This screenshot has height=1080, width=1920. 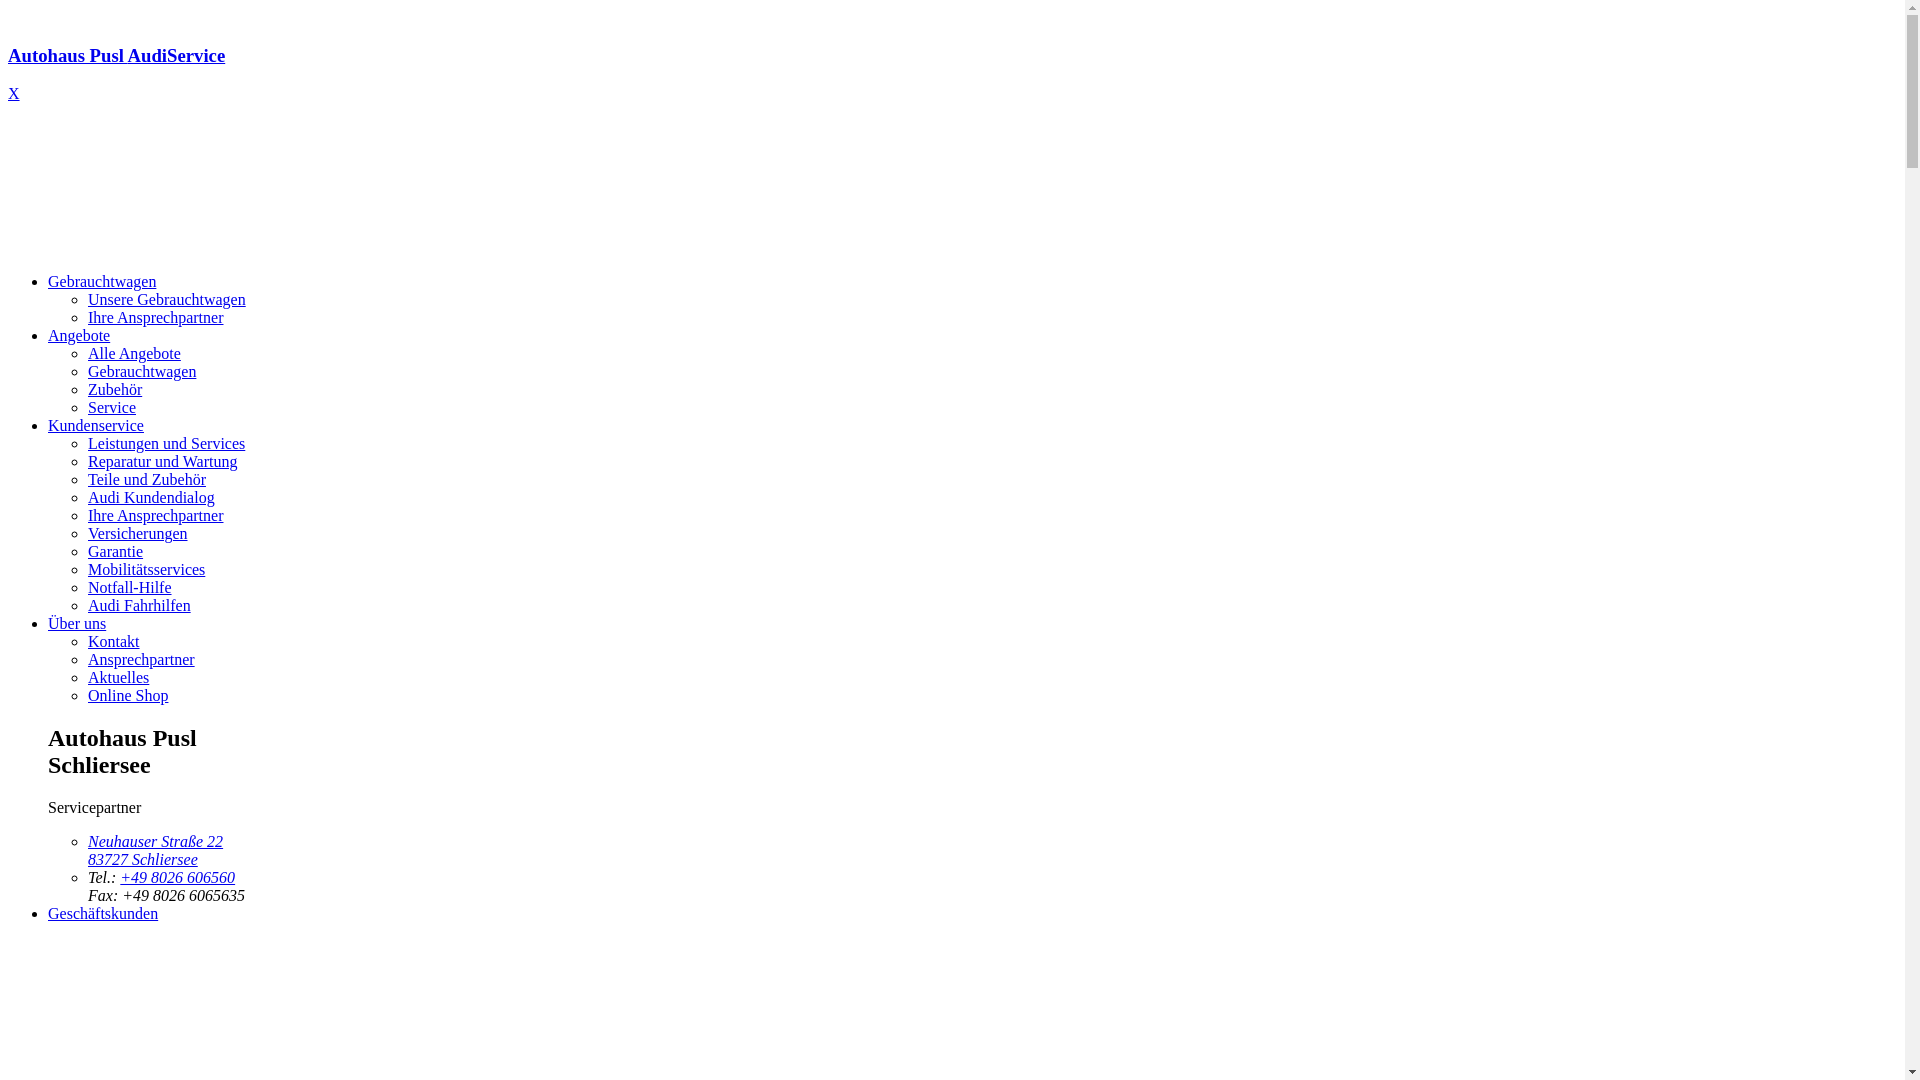 I want to click on 'X', so click(x=14, y=93).